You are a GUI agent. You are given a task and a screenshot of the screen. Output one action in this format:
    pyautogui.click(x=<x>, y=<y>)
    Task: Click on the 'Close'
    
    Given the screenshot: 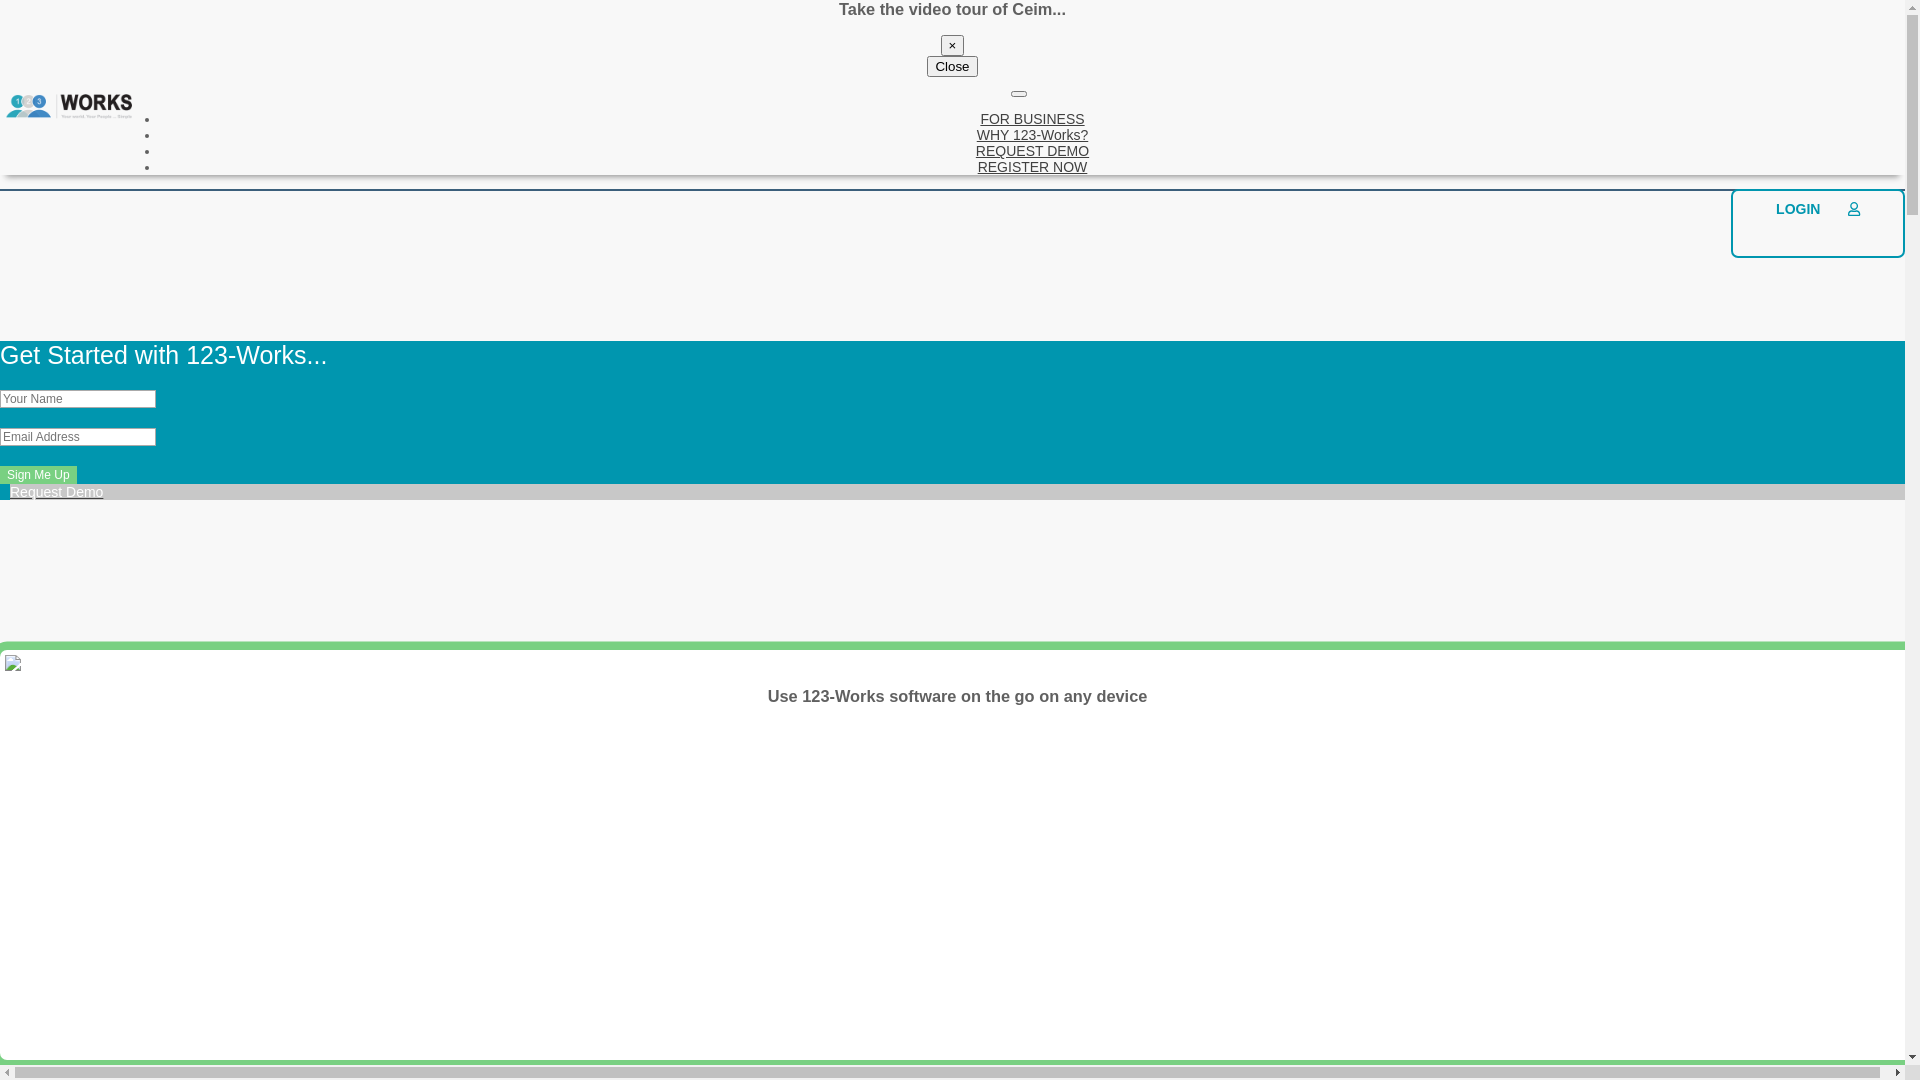 What is the action you would take?
    pyautogui.click(x=950, y=65)
    